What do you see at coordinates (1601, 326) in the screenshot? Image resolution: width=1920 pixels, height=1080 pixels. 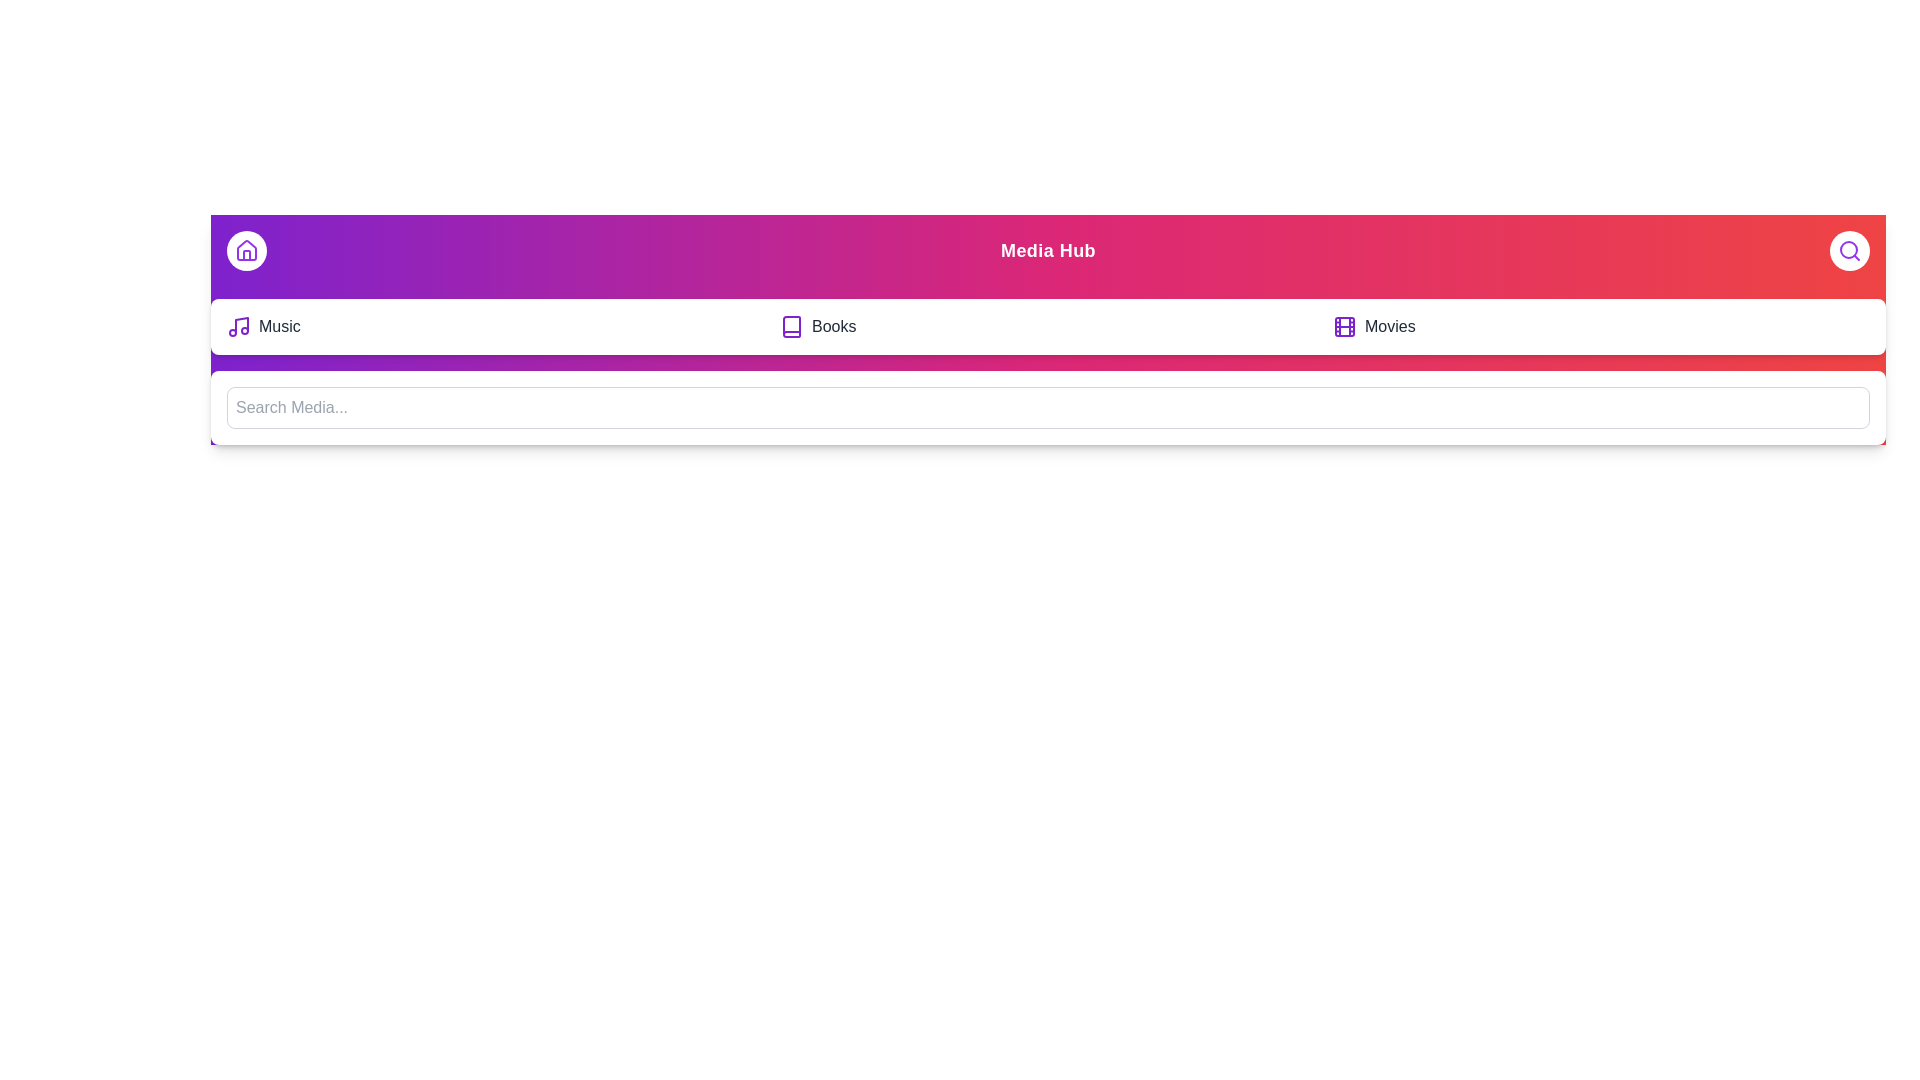 I see `the 'Movies' option in the navigation bar` at bounding box center [1601, 326].